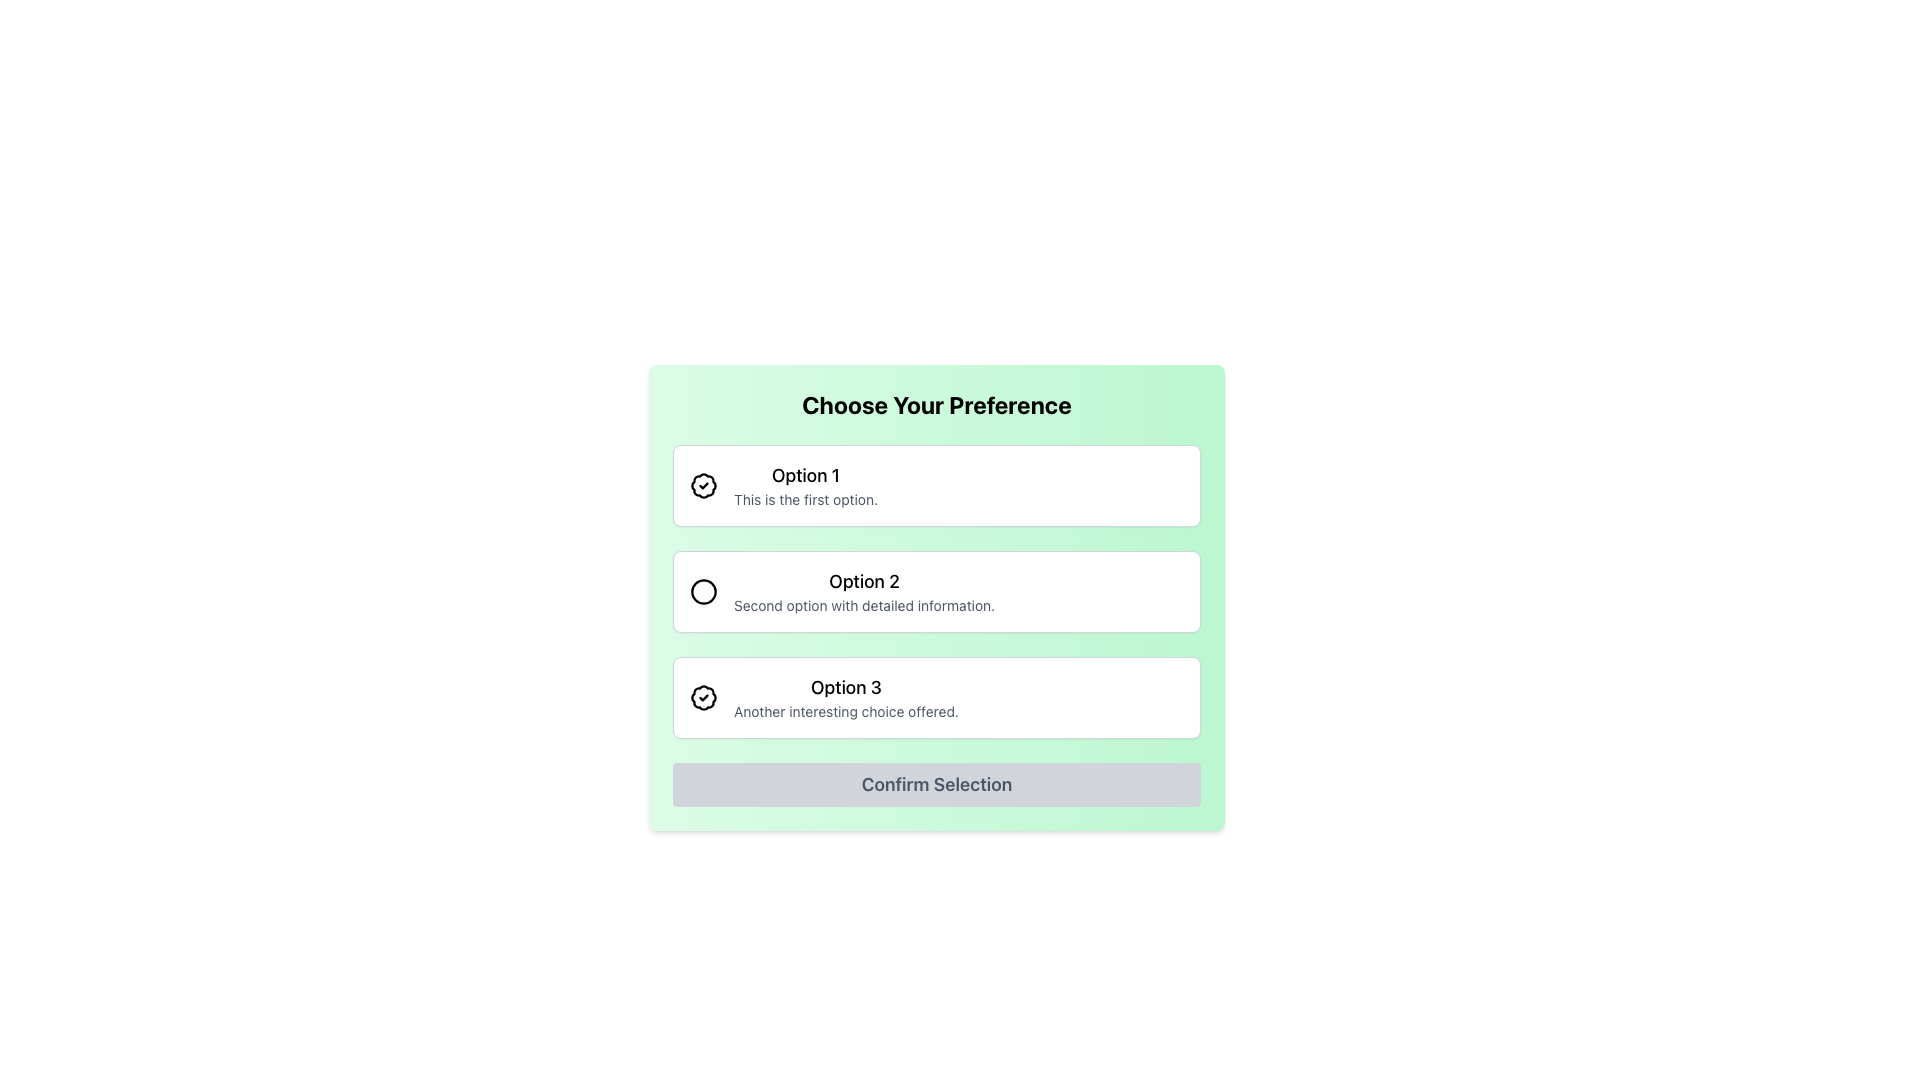 This screenshot has width=1920, height=1080. I want to click on the text element displaying 'Option 3', which is in the third selectable card of a vertical stack, positioned in the middle of its card, so click(846, 686).